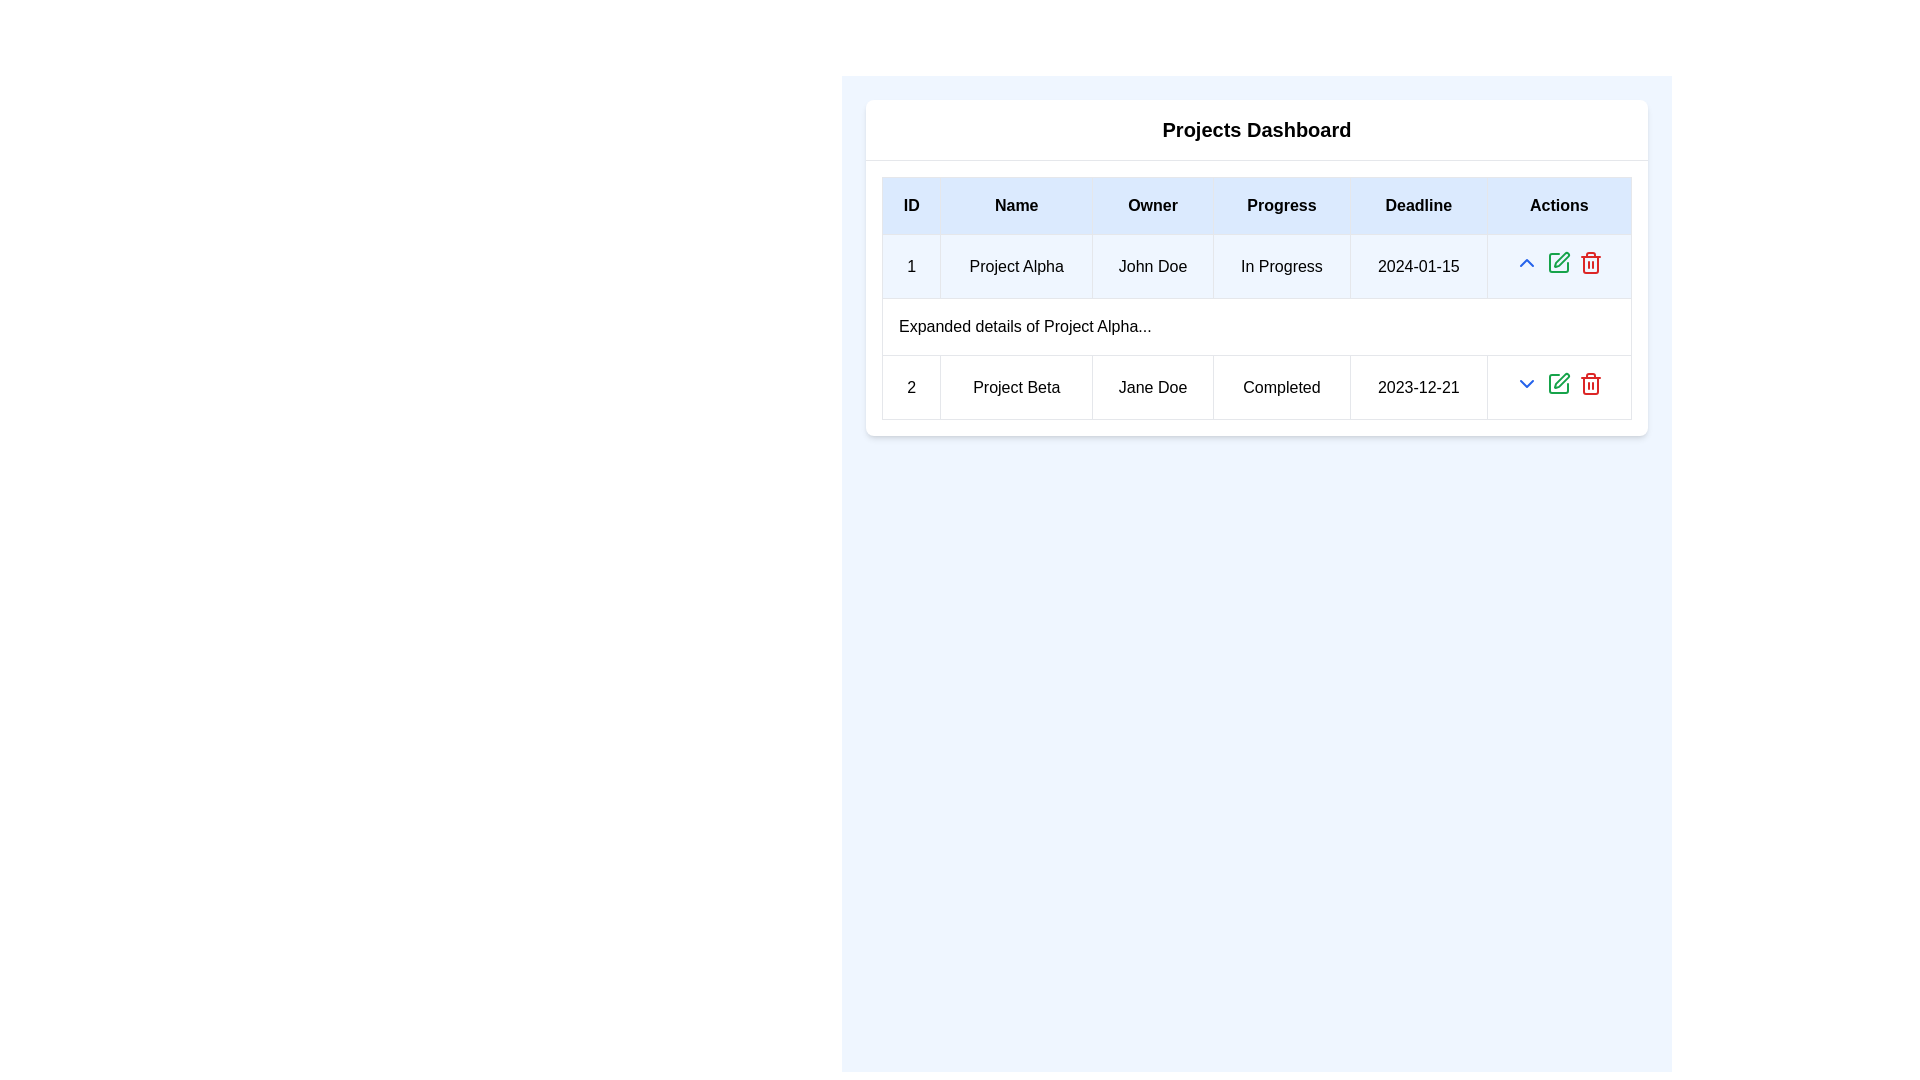 The height and width of the screenshot is (1080, 1920). I want to click on the interactive cell labeled 'Actions' in the second row of the feature table, so click(1558, 387).